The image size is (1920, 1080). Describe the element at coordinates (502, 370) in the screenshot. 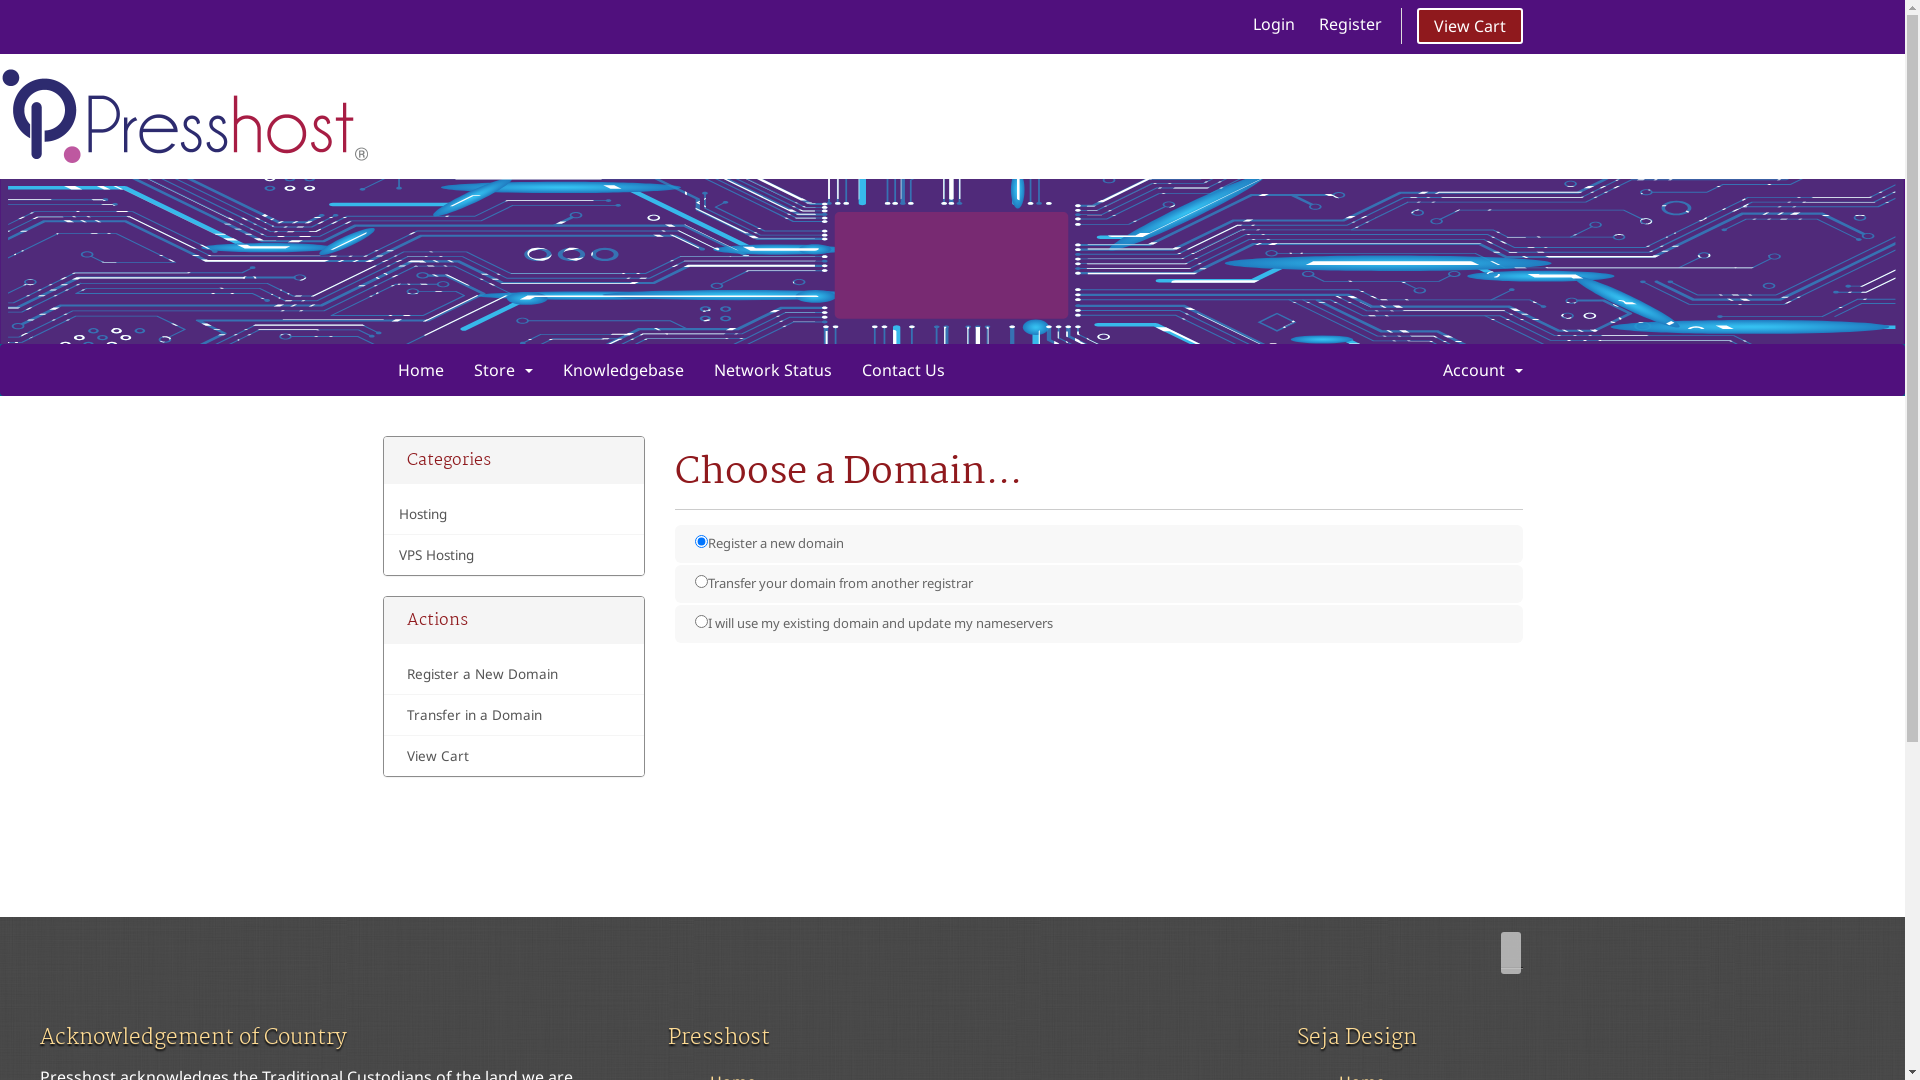

I see `'Store  '` at that location.